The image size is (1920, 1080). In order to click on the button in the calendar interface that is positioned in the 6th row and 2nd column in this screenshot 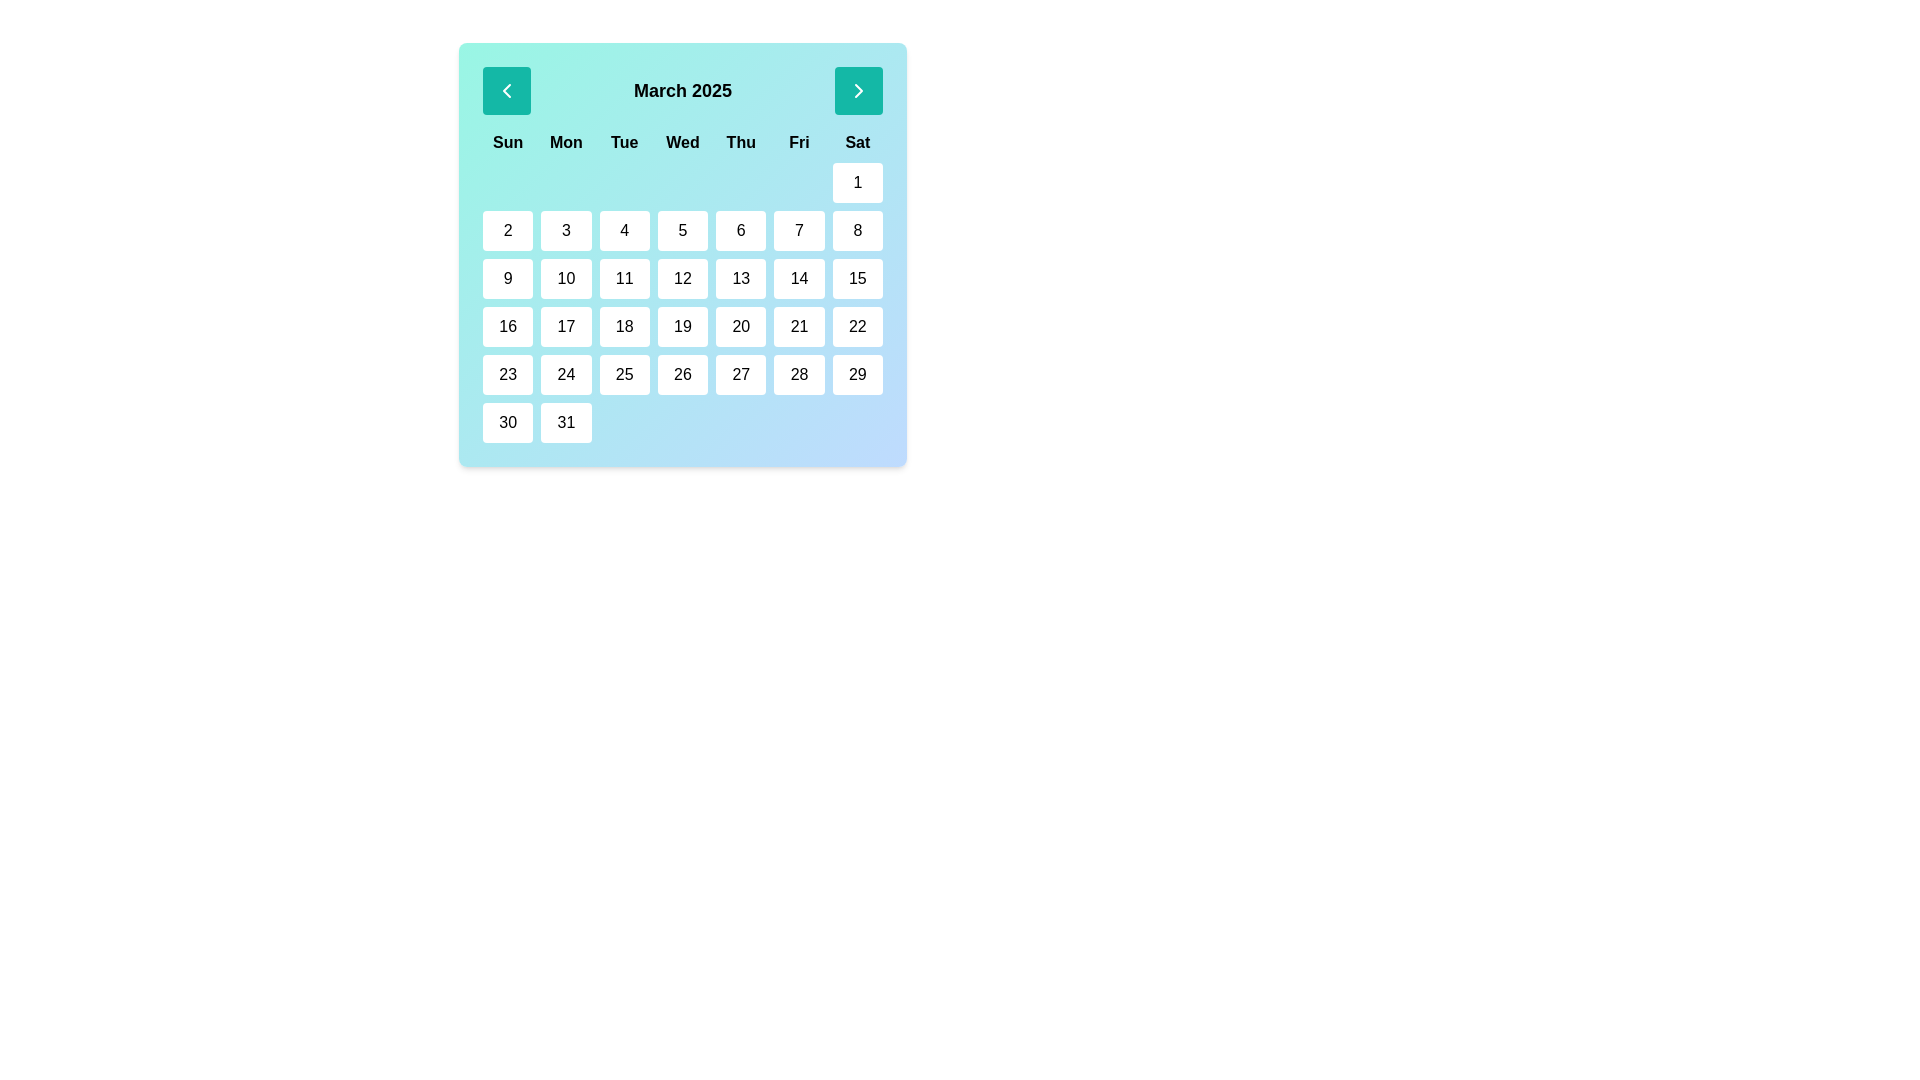, I will do `click(565, 374)`.